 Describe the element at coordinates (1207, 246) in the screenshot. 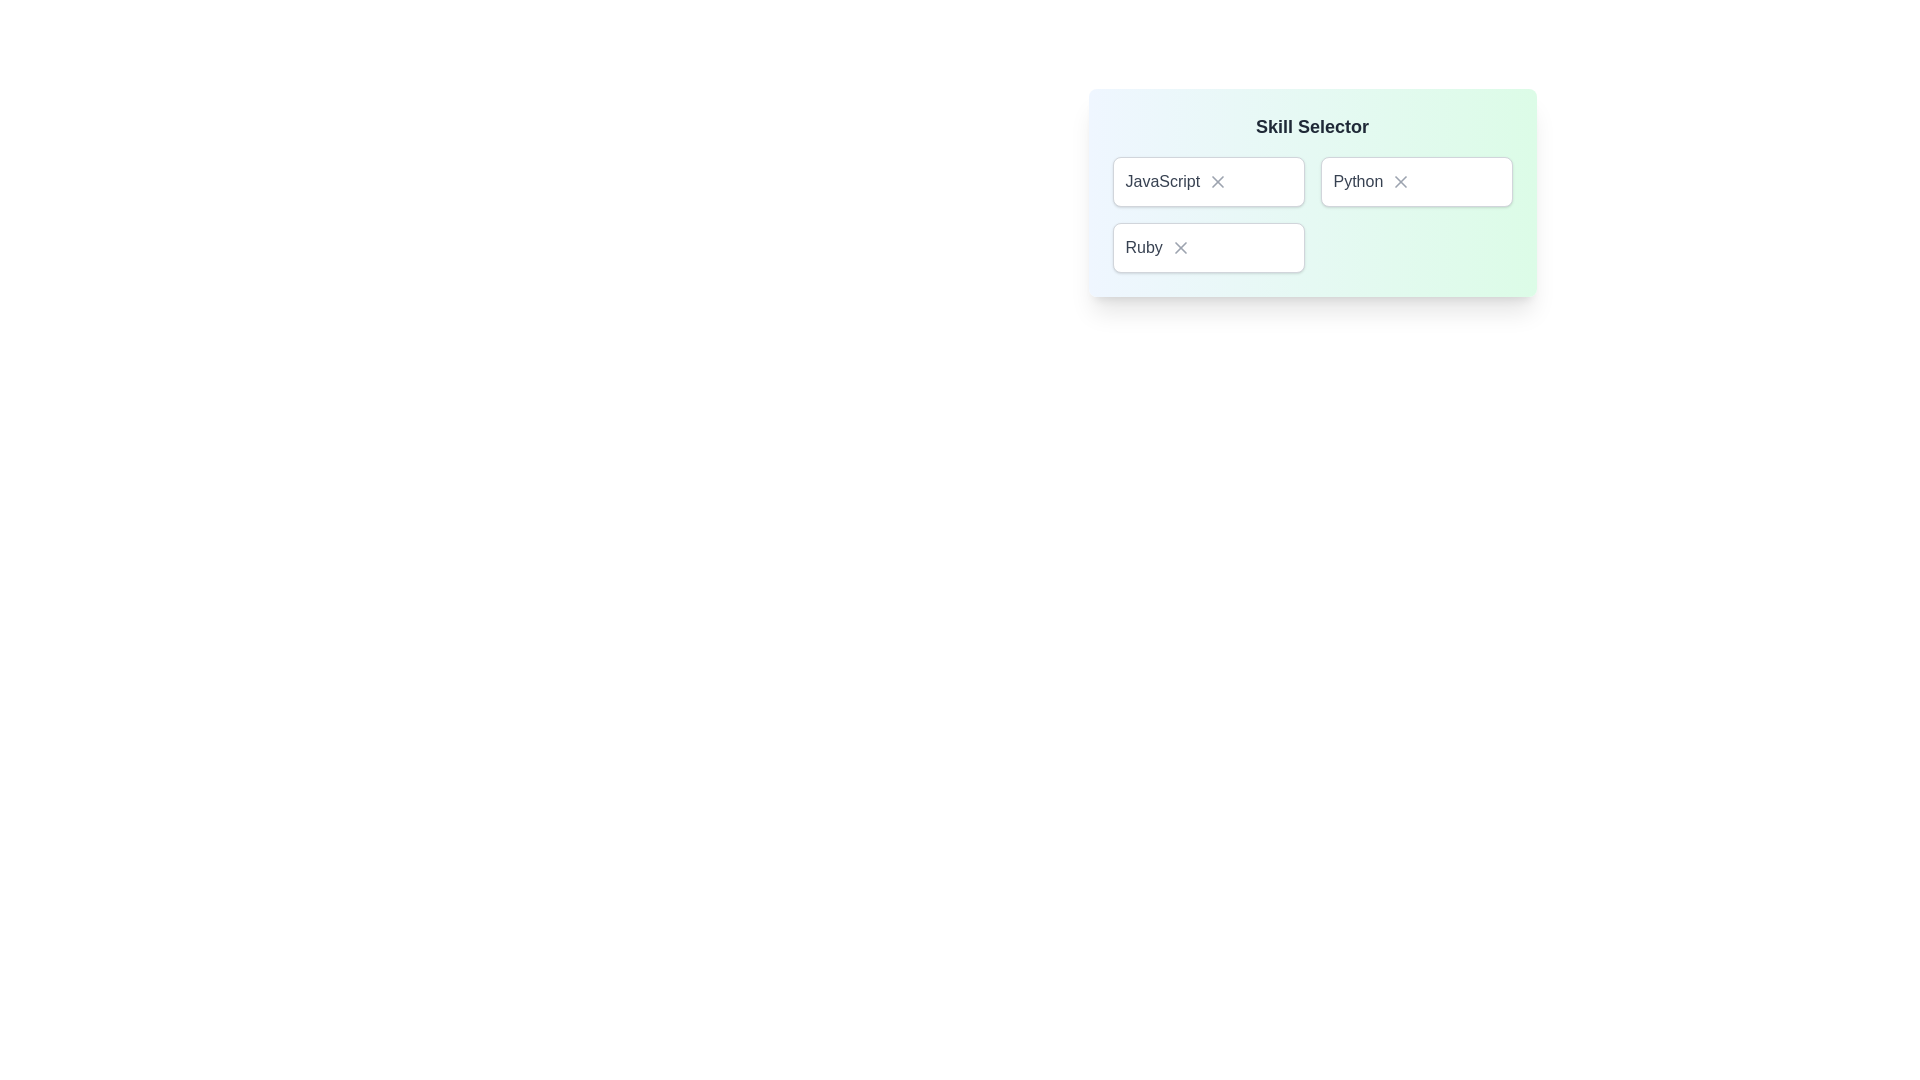

I see `the chip labeled Ruby` at that location.